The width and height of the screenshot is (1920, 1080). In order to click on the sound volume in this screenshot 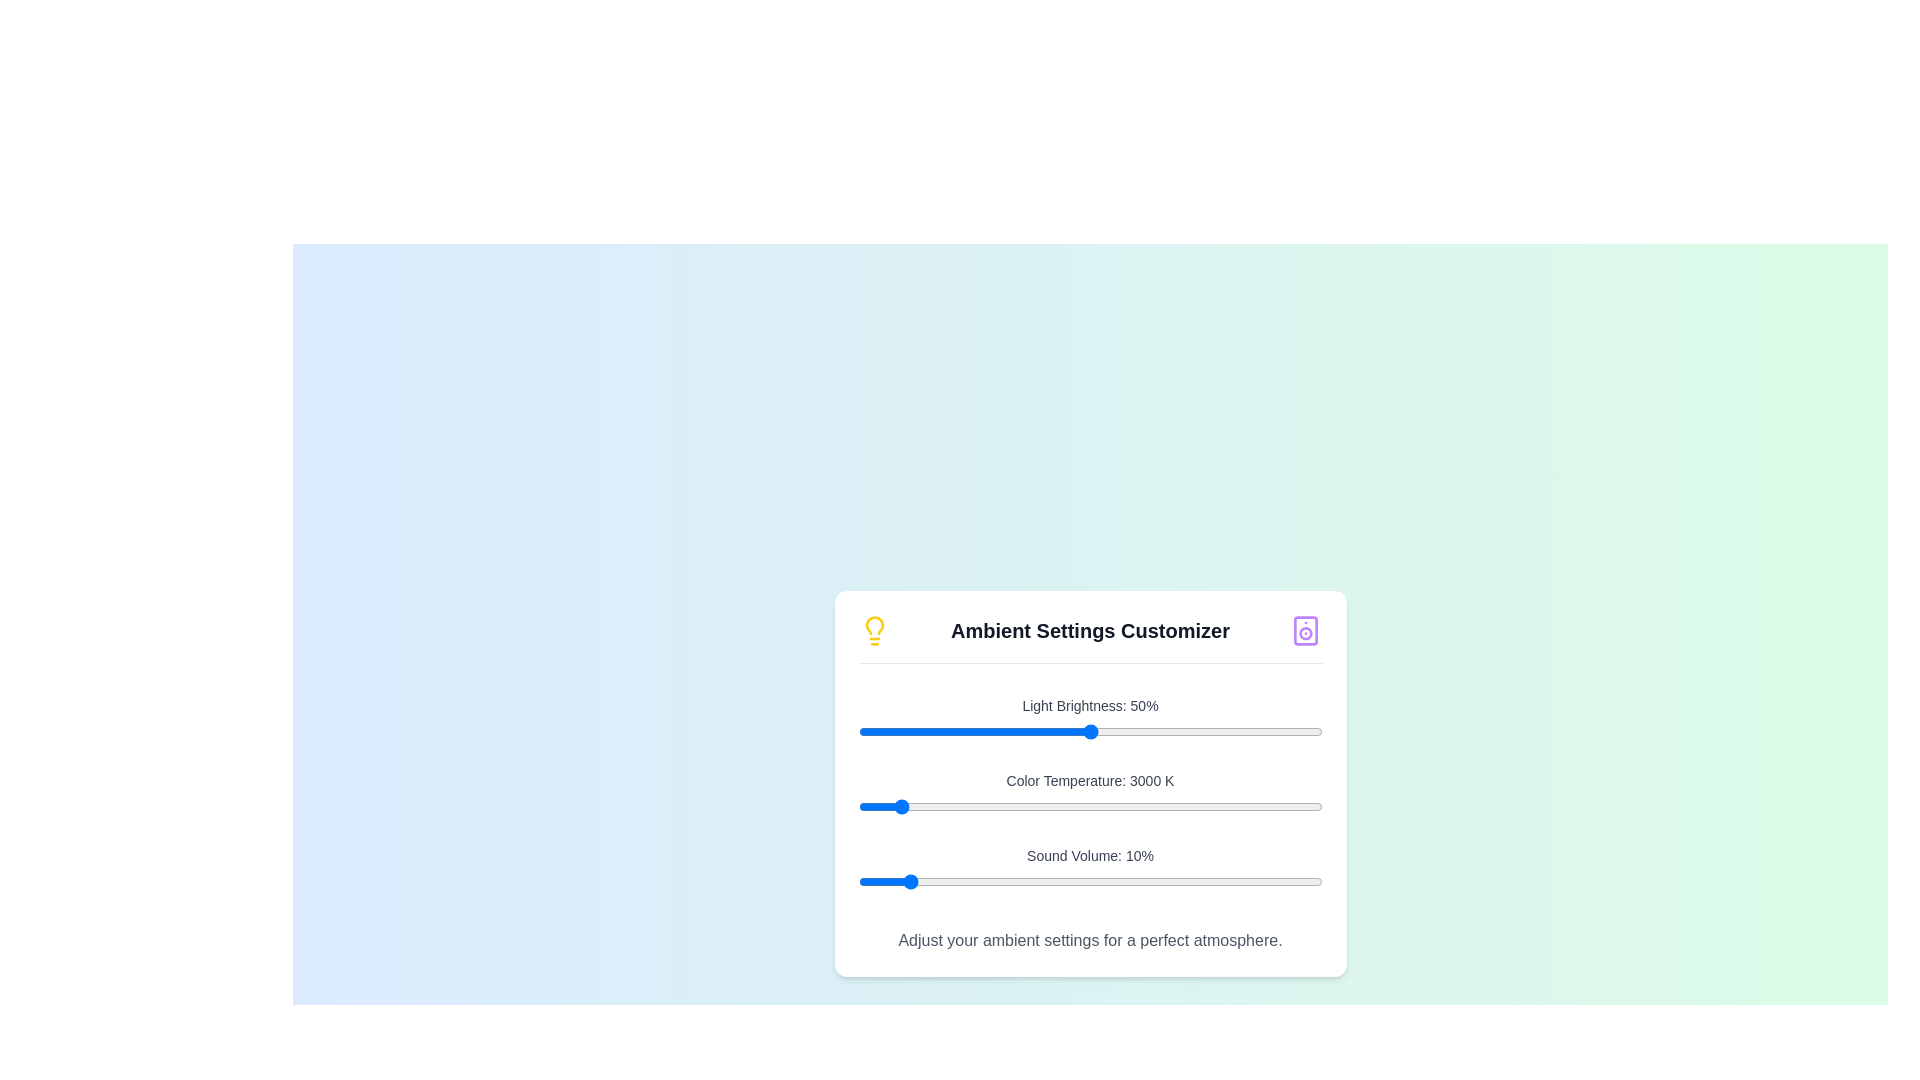, I will do `click(1117, 881)`.